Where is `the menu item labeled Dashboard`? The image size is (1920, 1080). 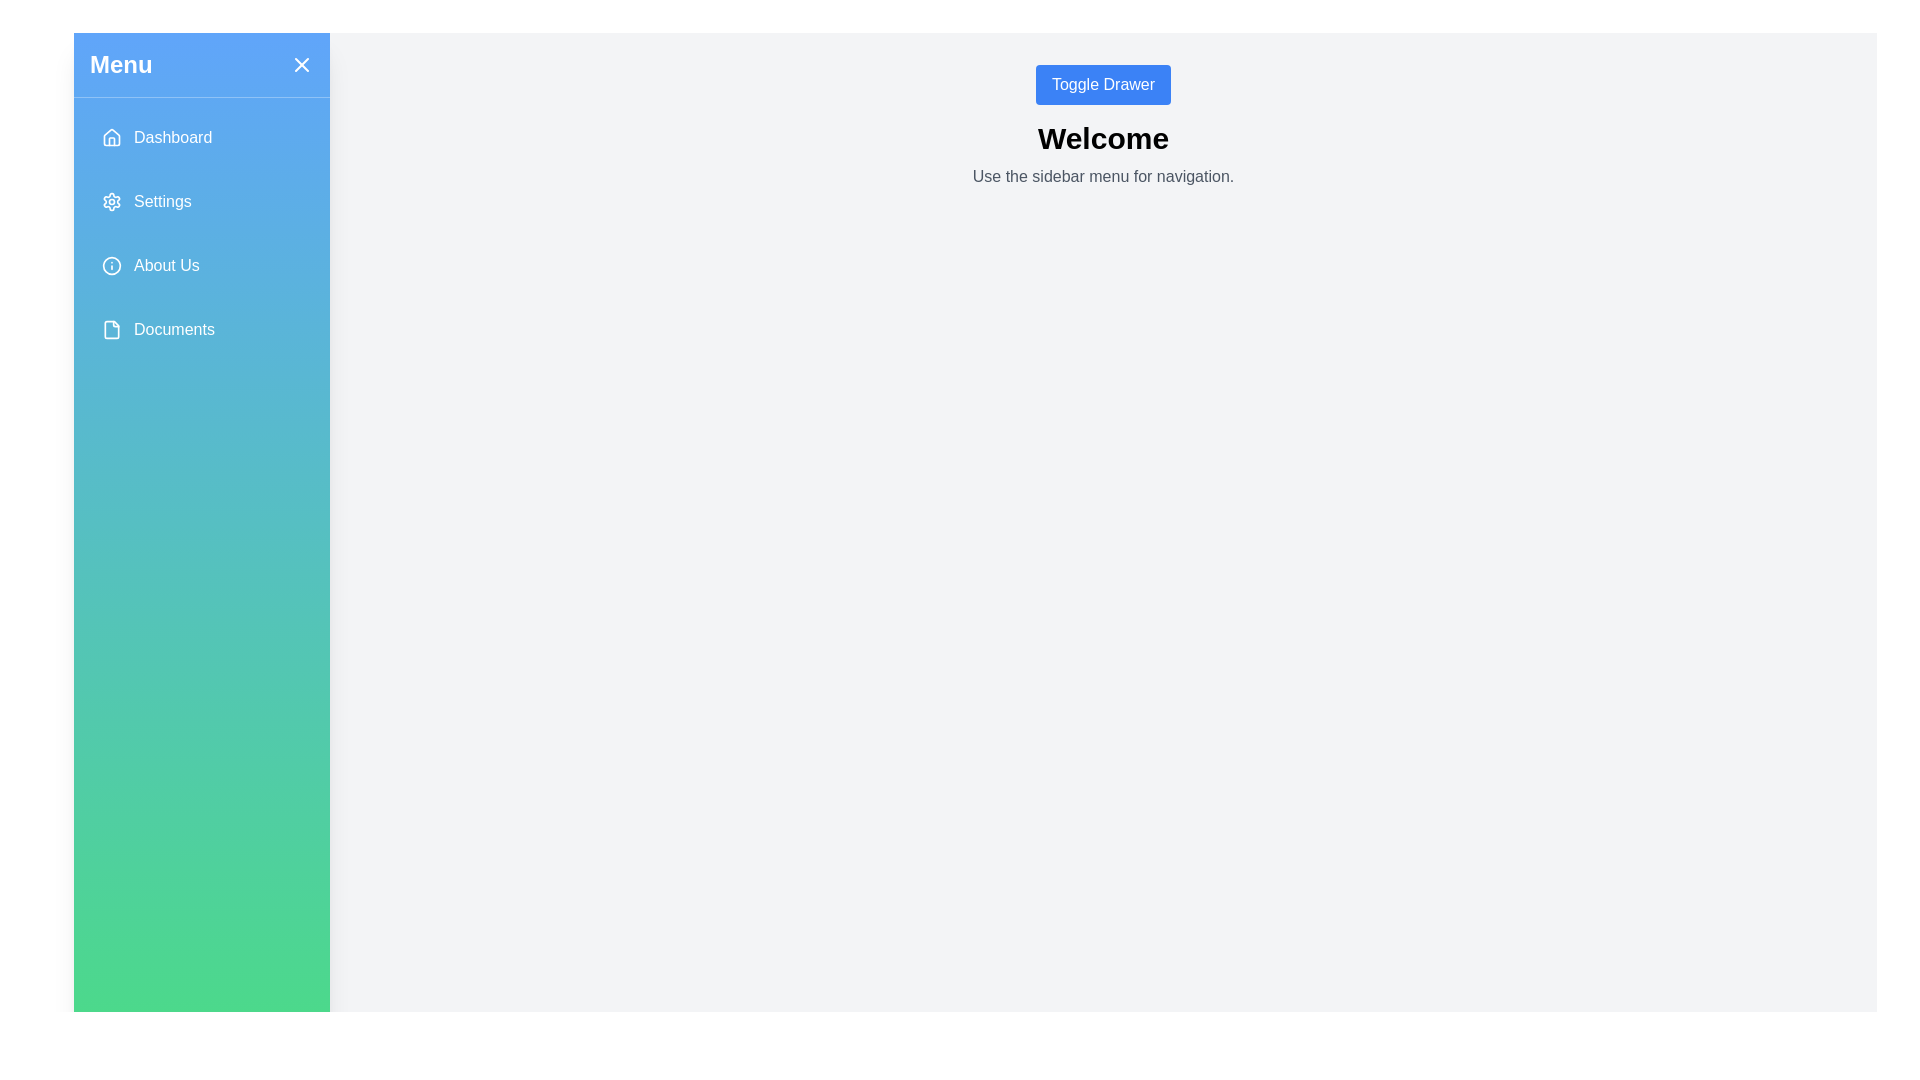
the menu item labeled Dashboard is located at coordinates (201, 137).